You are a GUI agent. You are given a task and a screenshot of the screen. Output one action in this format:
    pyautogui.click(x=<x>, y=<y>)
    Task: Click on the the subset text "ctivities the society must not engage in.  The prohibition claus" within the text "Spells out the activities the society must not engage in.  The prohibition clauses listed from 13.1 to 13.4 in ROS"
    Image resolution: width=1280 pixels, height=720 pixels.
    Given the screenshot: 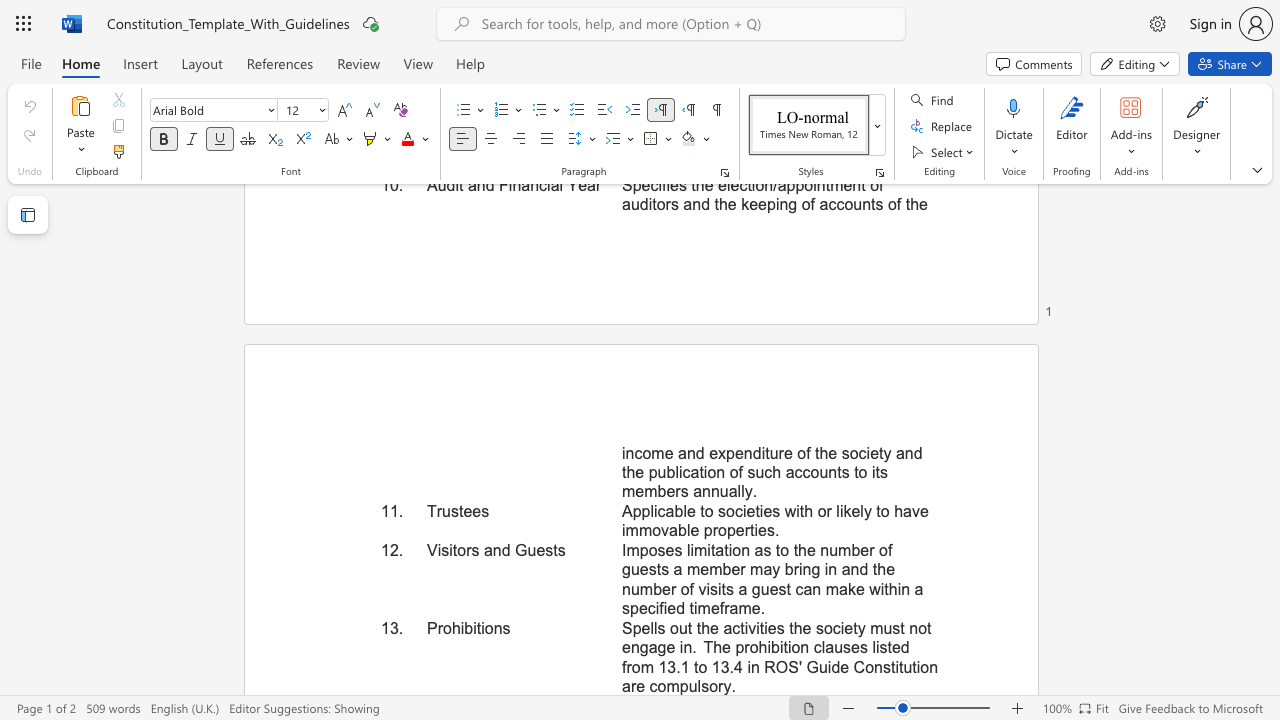 What is the action you would take?
    pyautogui.click(x=731, y=627)
    